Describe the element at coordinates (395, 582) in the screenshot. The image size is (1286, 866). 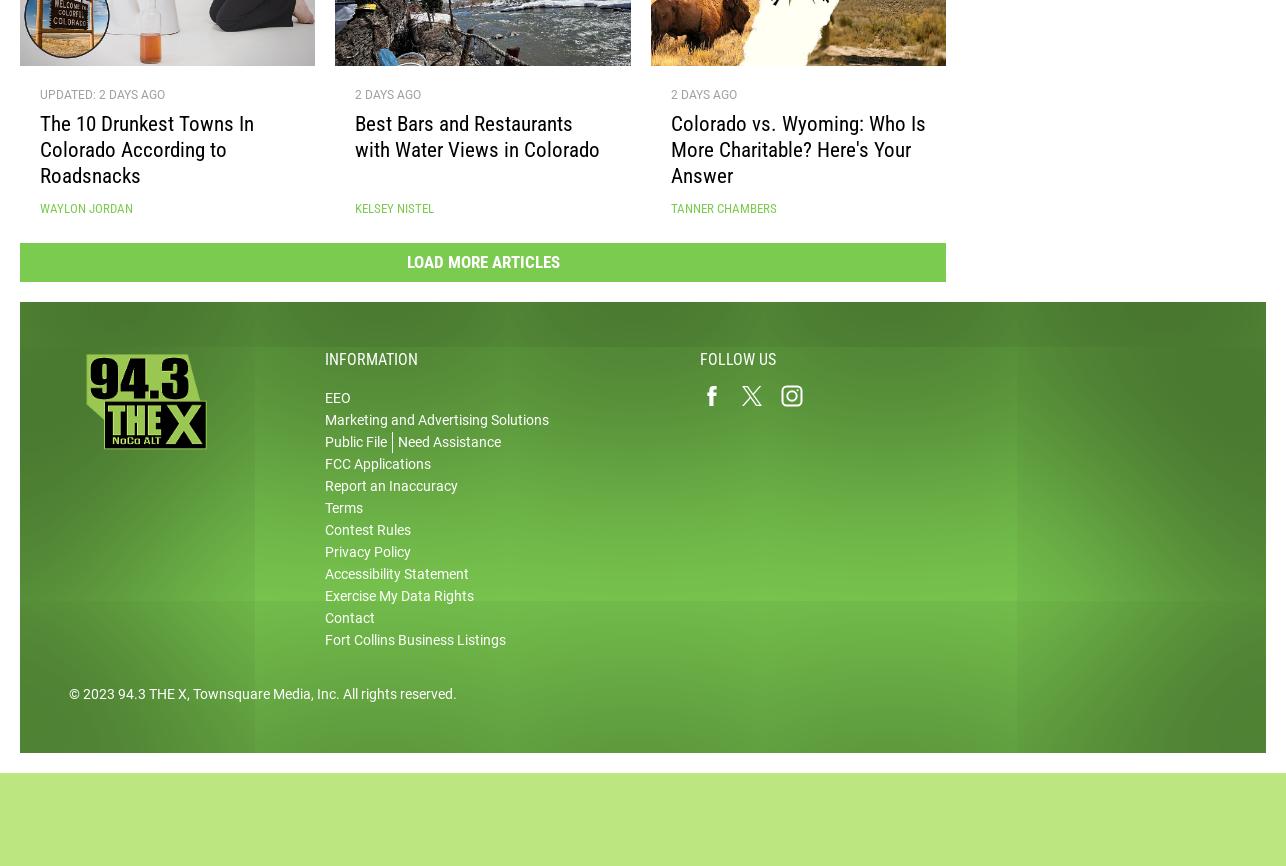
I see `'Accessibility Statement'` at that location.